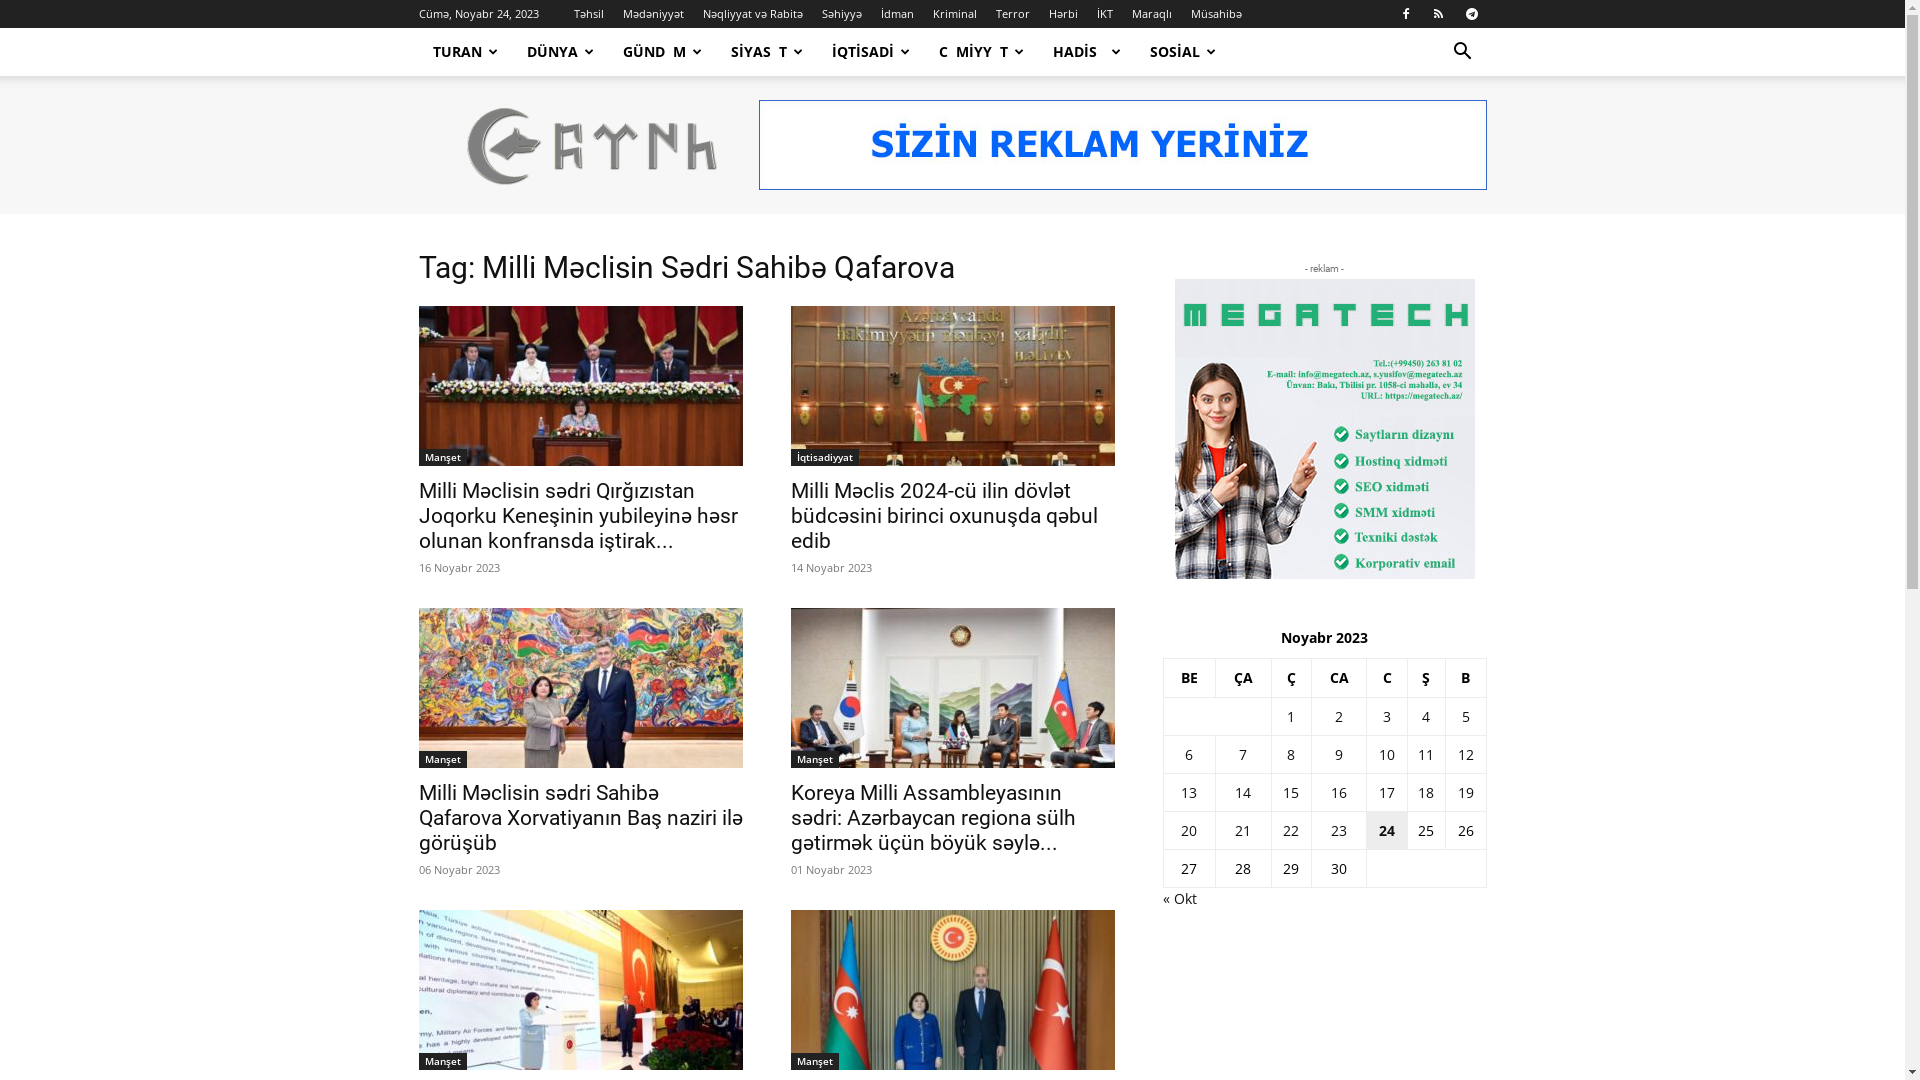  I want to click on 'Facebook', so click(1404, 14).